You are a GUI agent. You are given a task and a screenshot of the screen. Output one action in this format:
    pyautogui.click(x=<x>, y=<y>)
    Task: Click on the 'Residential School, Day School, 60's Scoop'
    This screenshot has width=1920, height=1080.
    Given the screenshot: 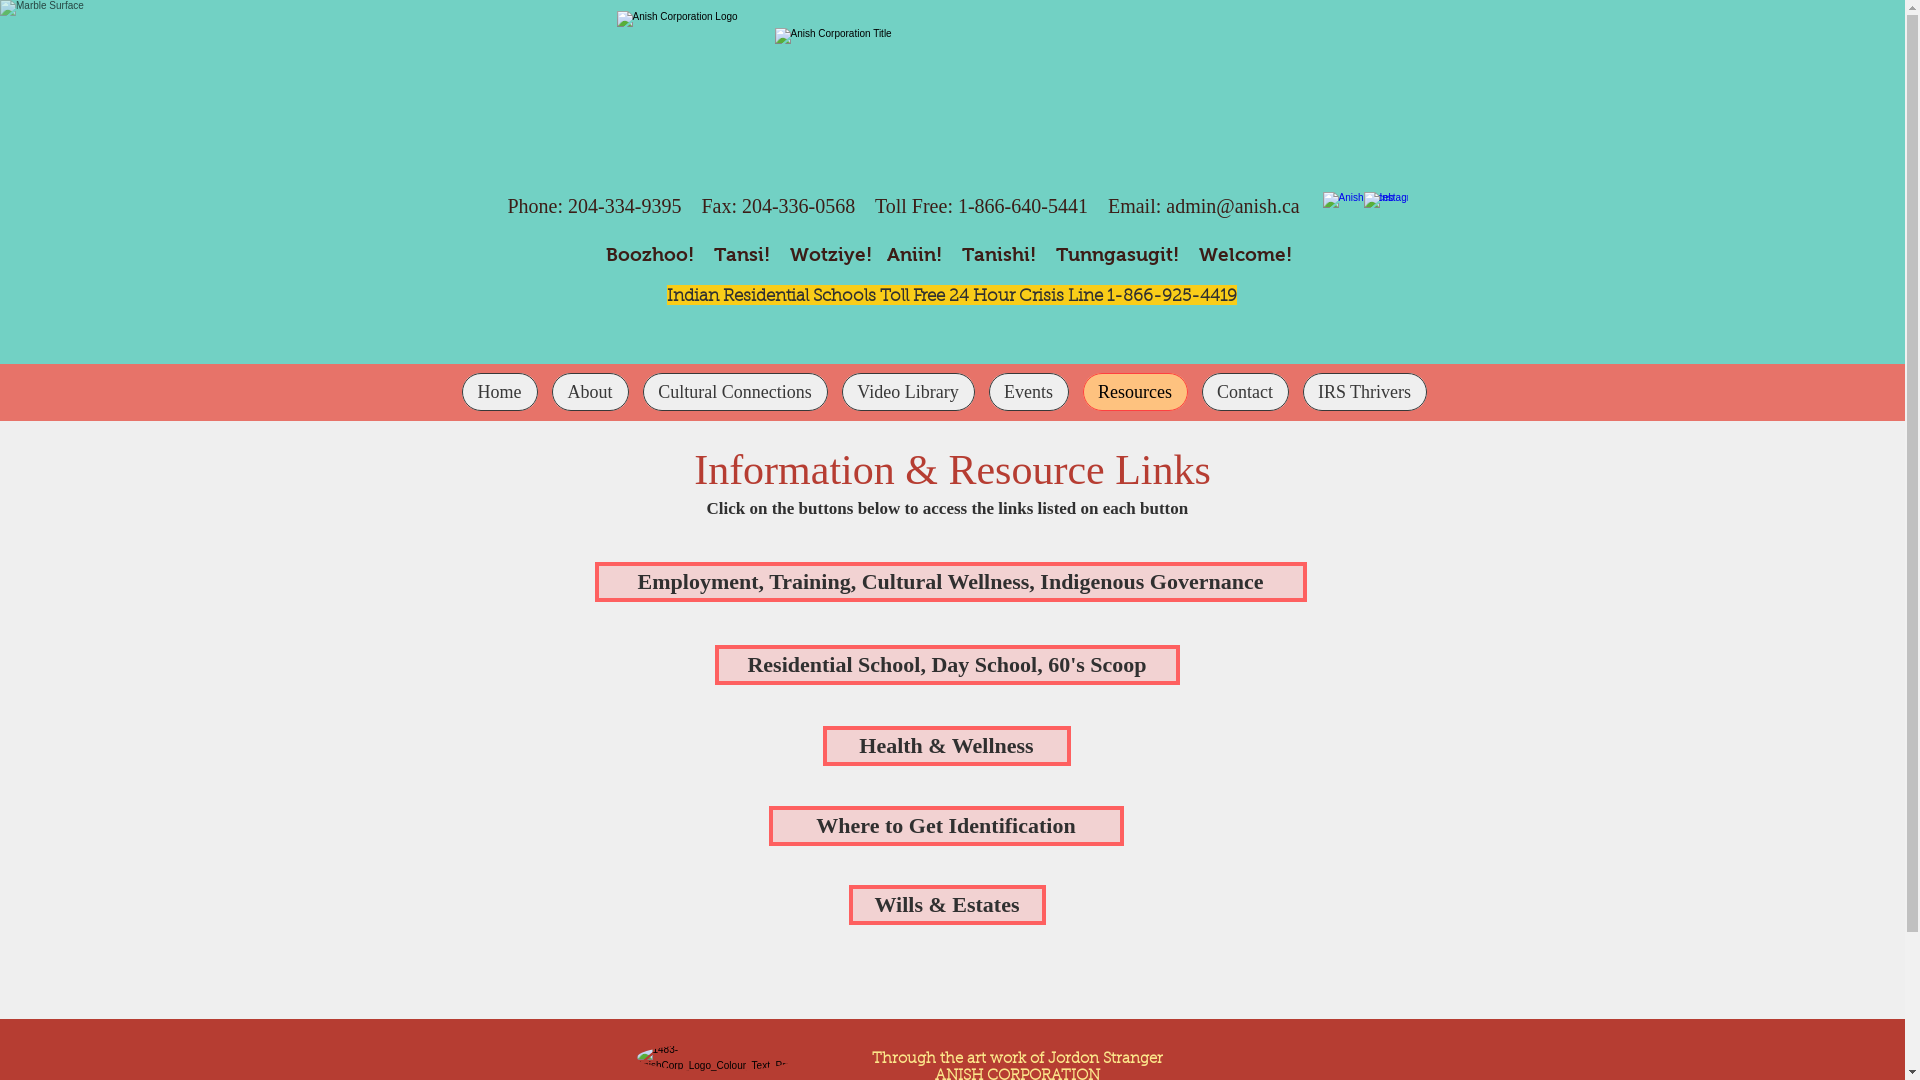 What is the action you would take?
    pyautogui.click(x=945, y=664)
    